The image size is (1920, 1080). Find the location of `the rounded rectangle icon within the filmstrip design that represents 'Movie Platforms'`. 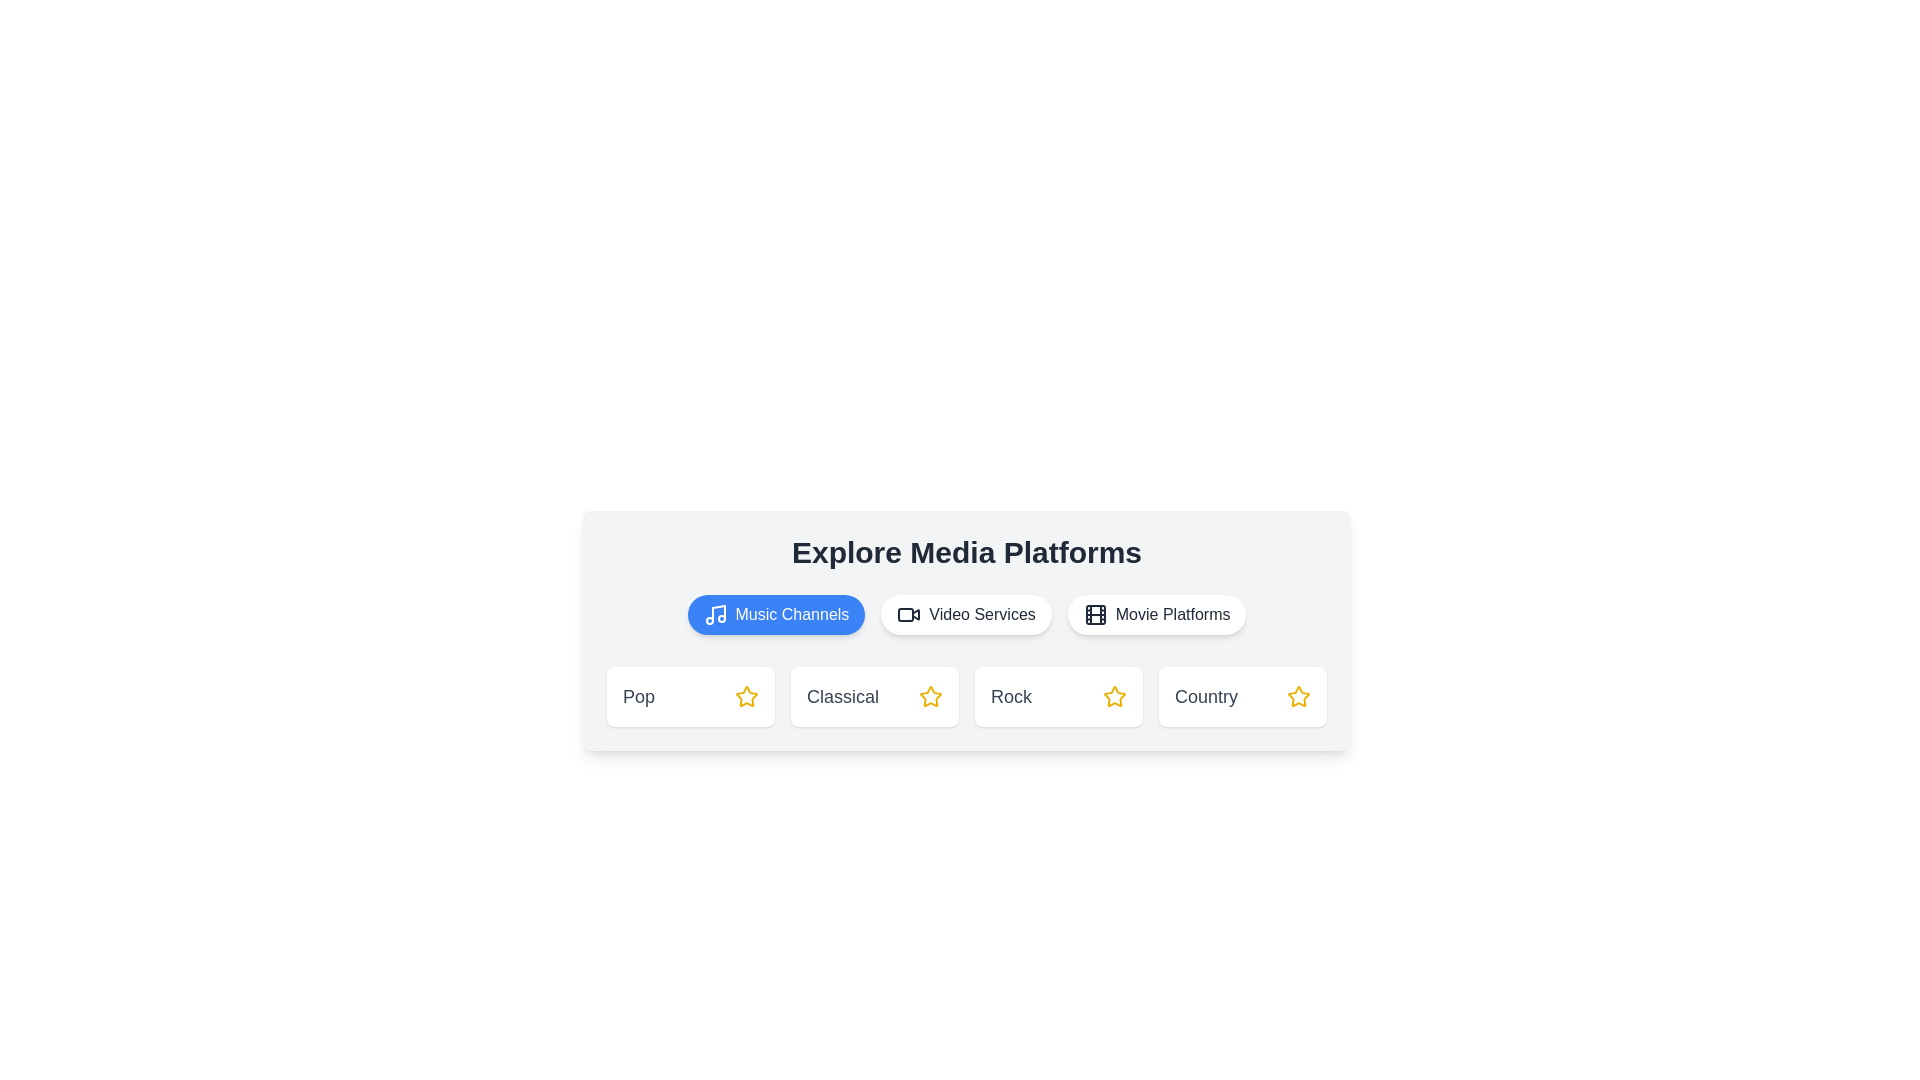

the rounded rectangle icon within the filmstrip design that represents 'Movie Platforms' is located at coordinates (1094, 613).